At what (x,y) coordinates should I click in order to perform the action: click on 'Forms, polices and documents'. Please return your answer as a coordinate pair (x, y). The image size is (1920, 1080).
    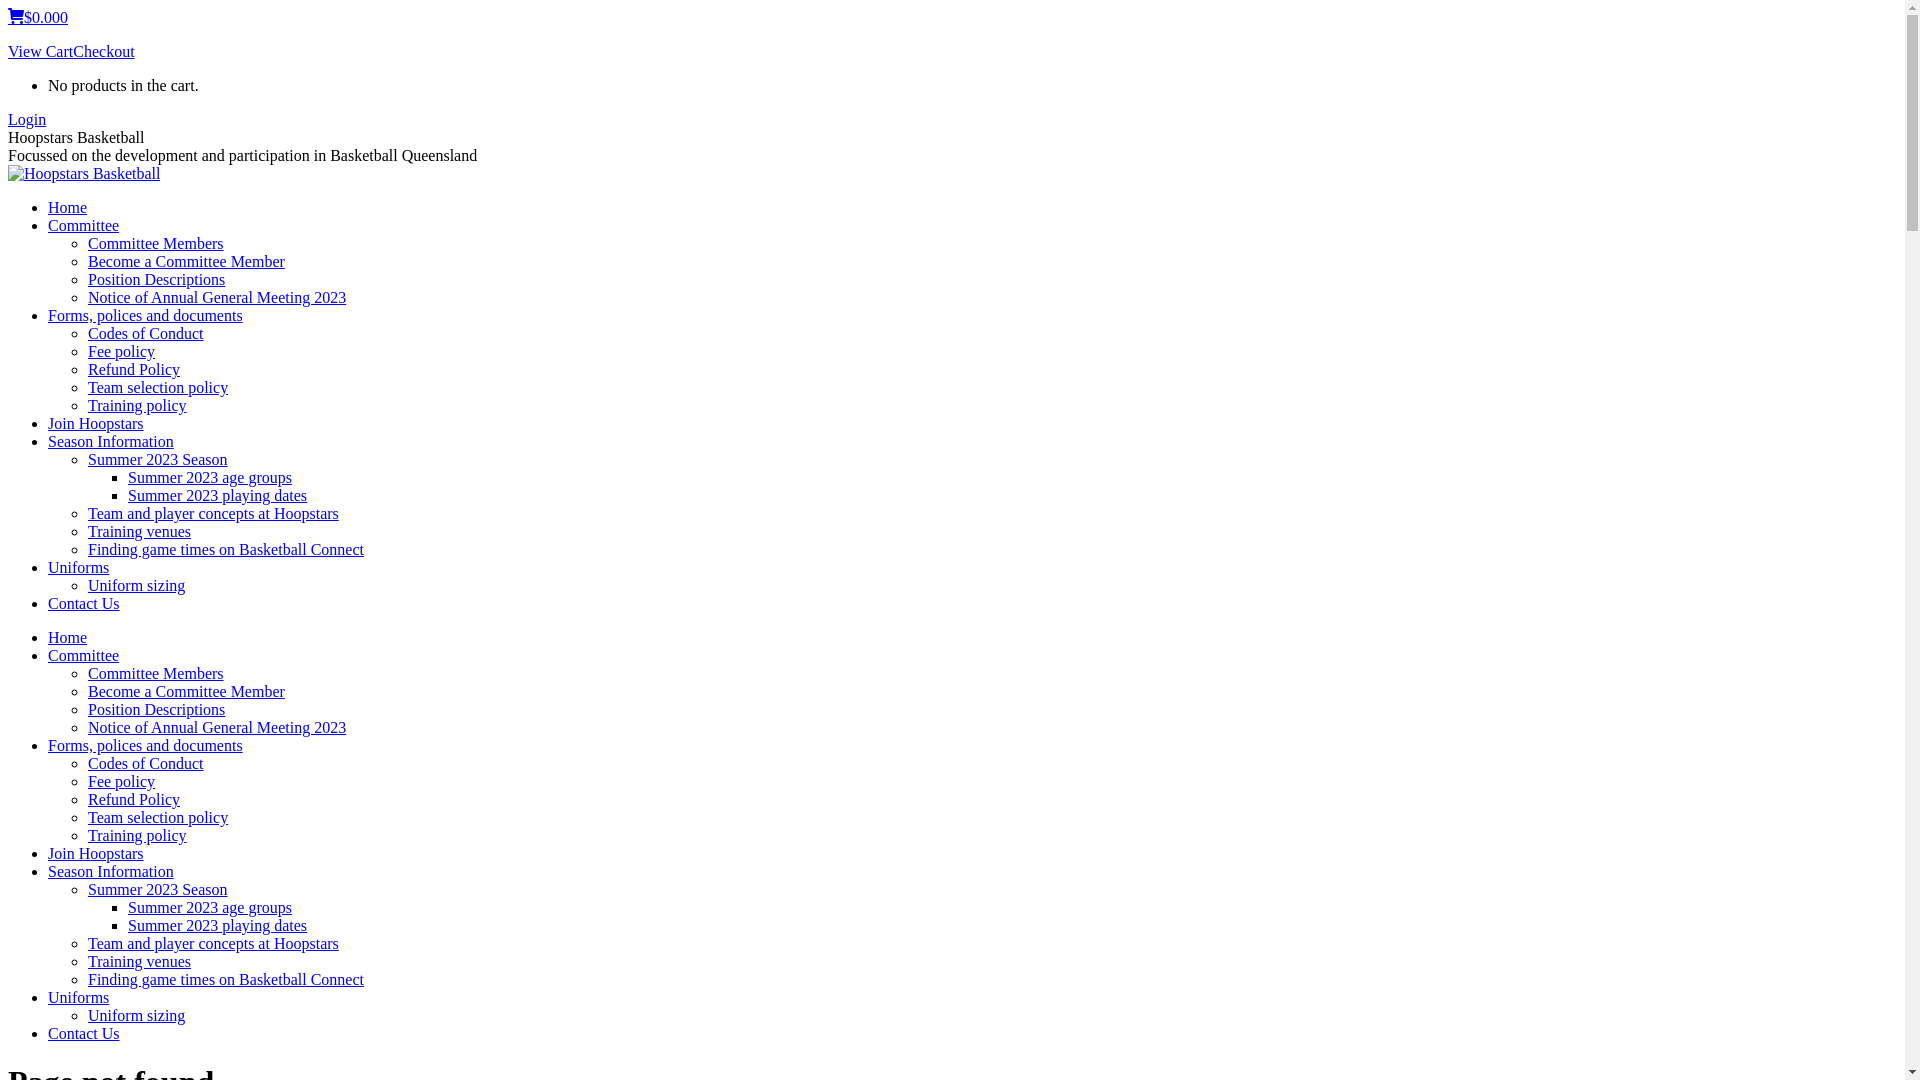
    Looking at the image, I should click on (144, 315).